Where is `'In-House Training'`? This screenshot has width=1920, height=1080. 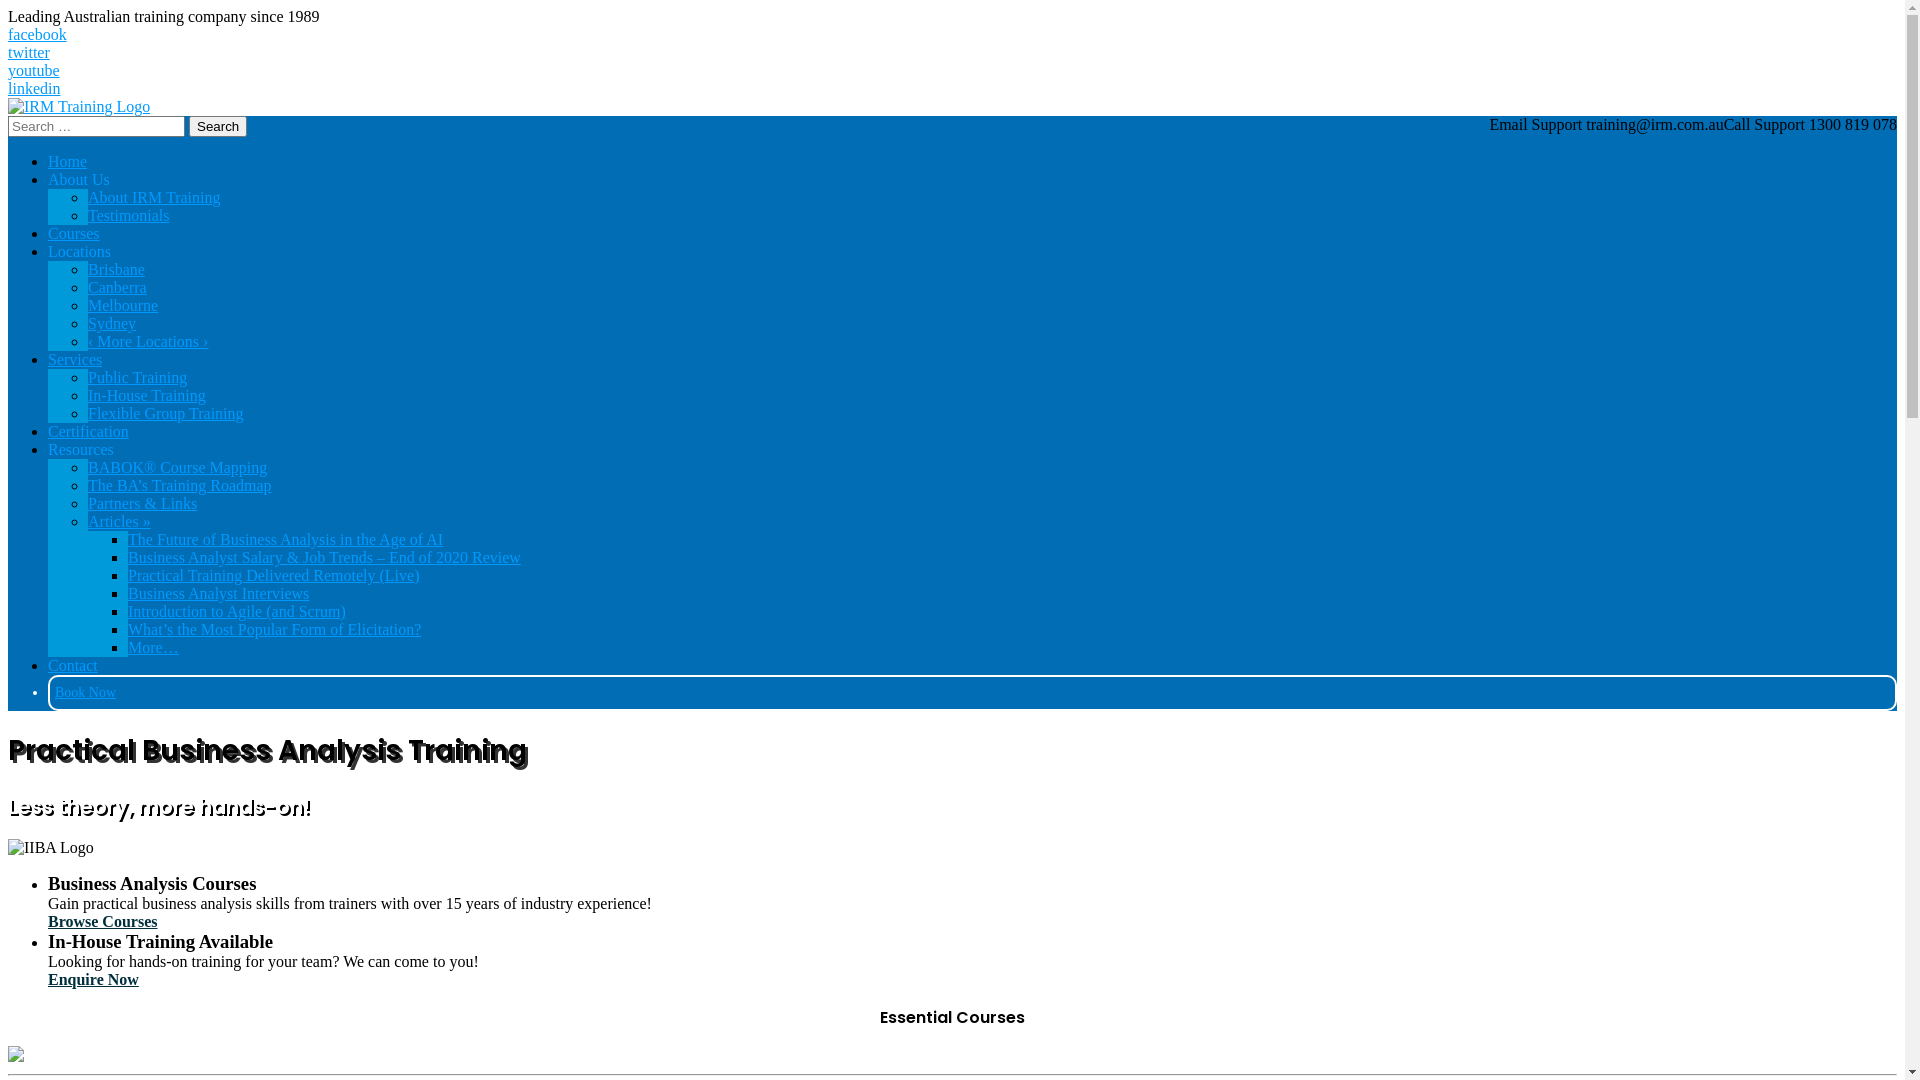
'In-House Training' is located at coordinates (86, 395).